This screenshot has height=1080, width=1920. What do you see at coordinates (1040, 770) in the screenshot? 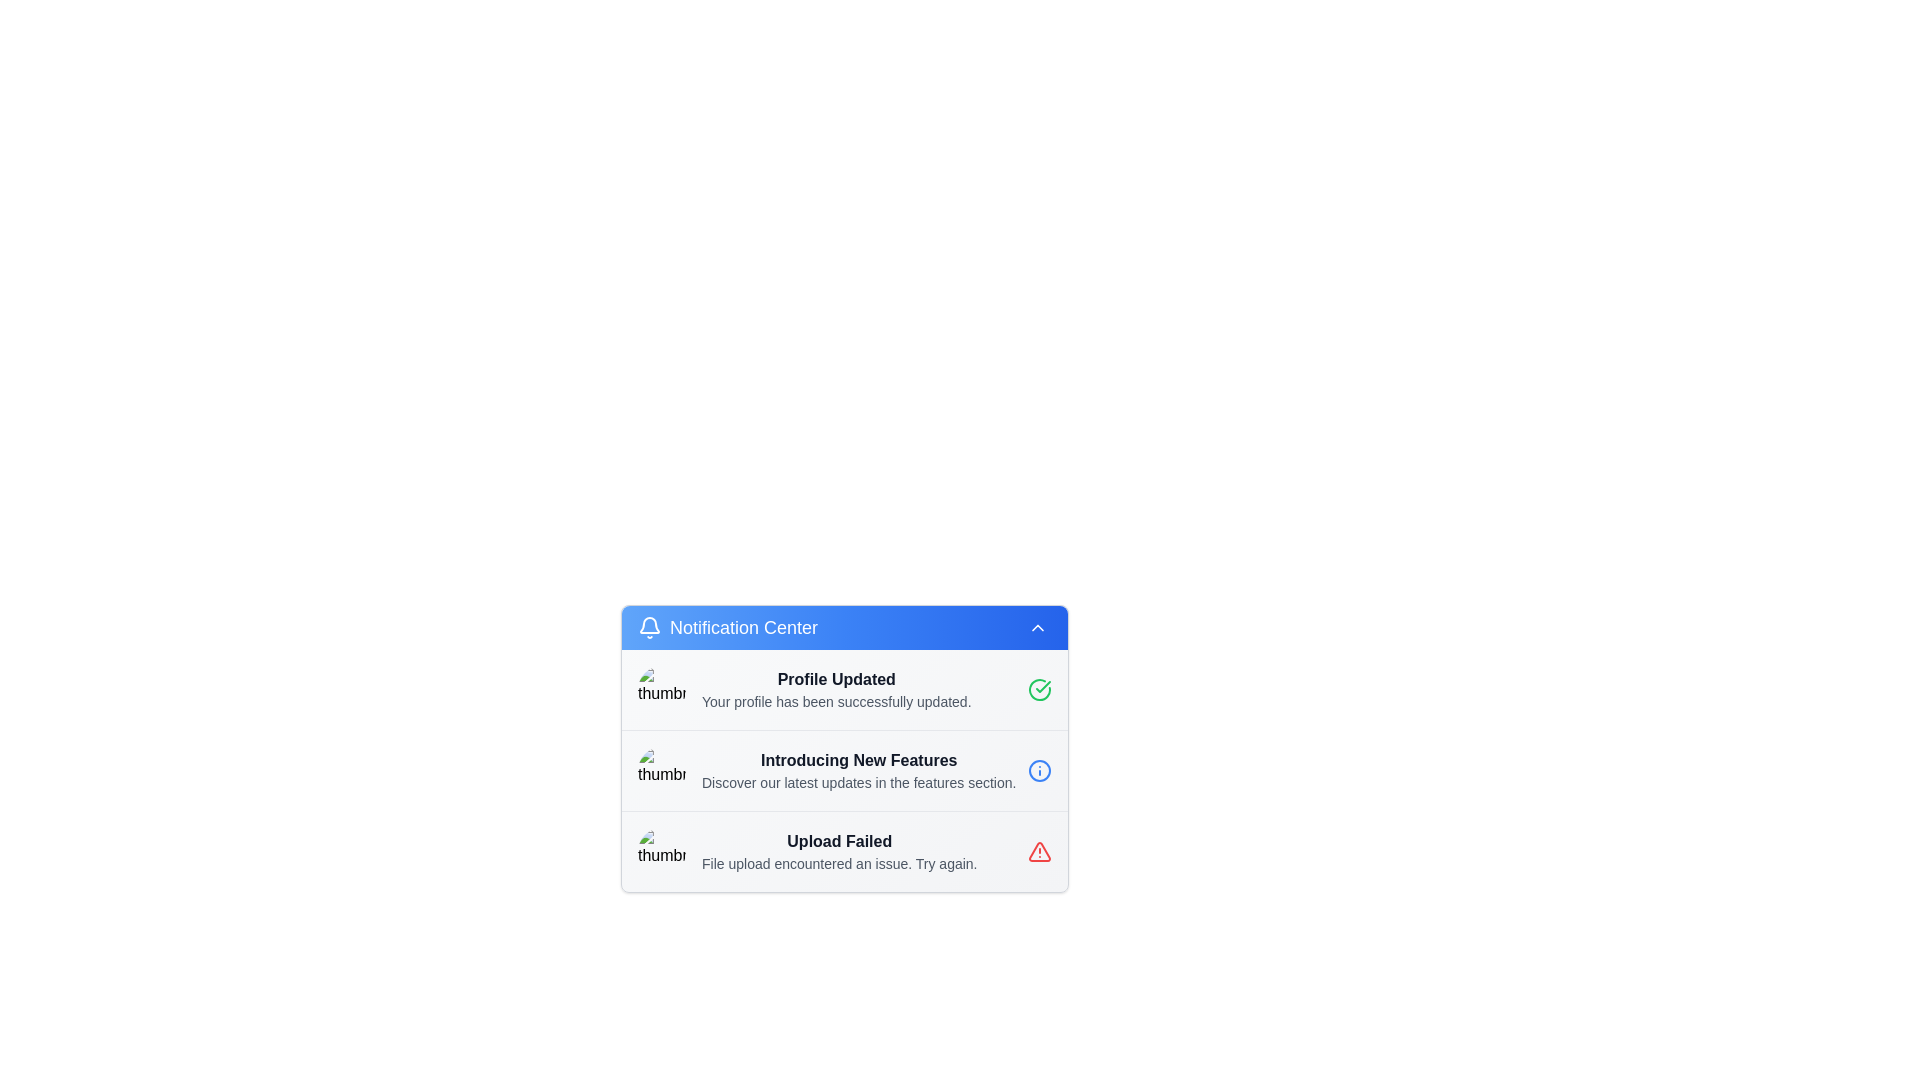
I see `the blue circular icon with an 'i' symbol, located in the top-right corner of the 'Introducing New Features' notification card` at bounding box center [1040, 770].